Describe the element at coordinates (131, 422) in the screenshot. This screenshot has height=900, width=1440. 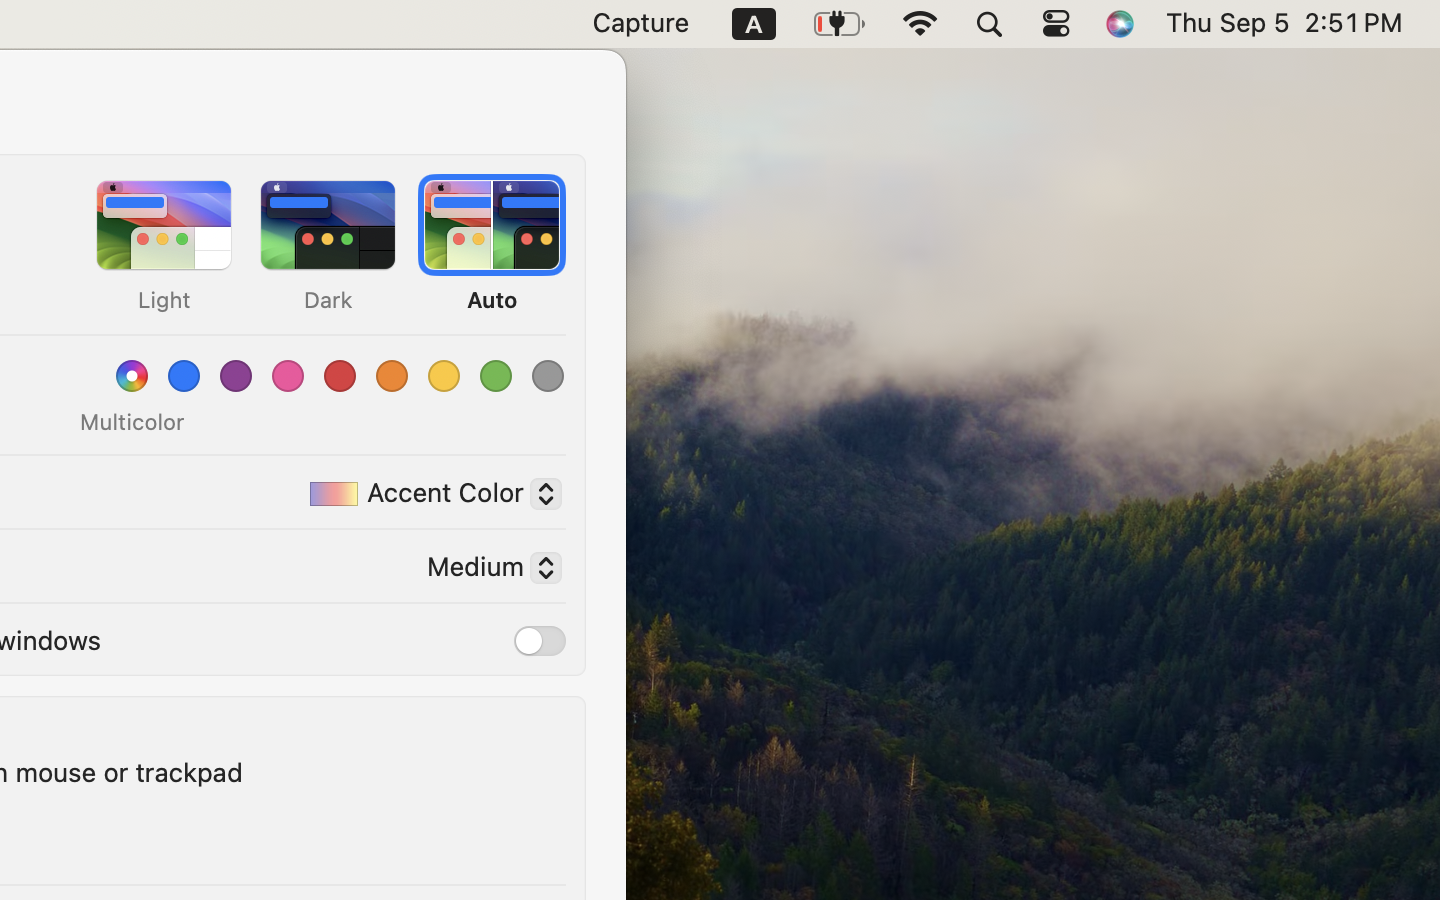
I see `'Multicolor'` at that location.